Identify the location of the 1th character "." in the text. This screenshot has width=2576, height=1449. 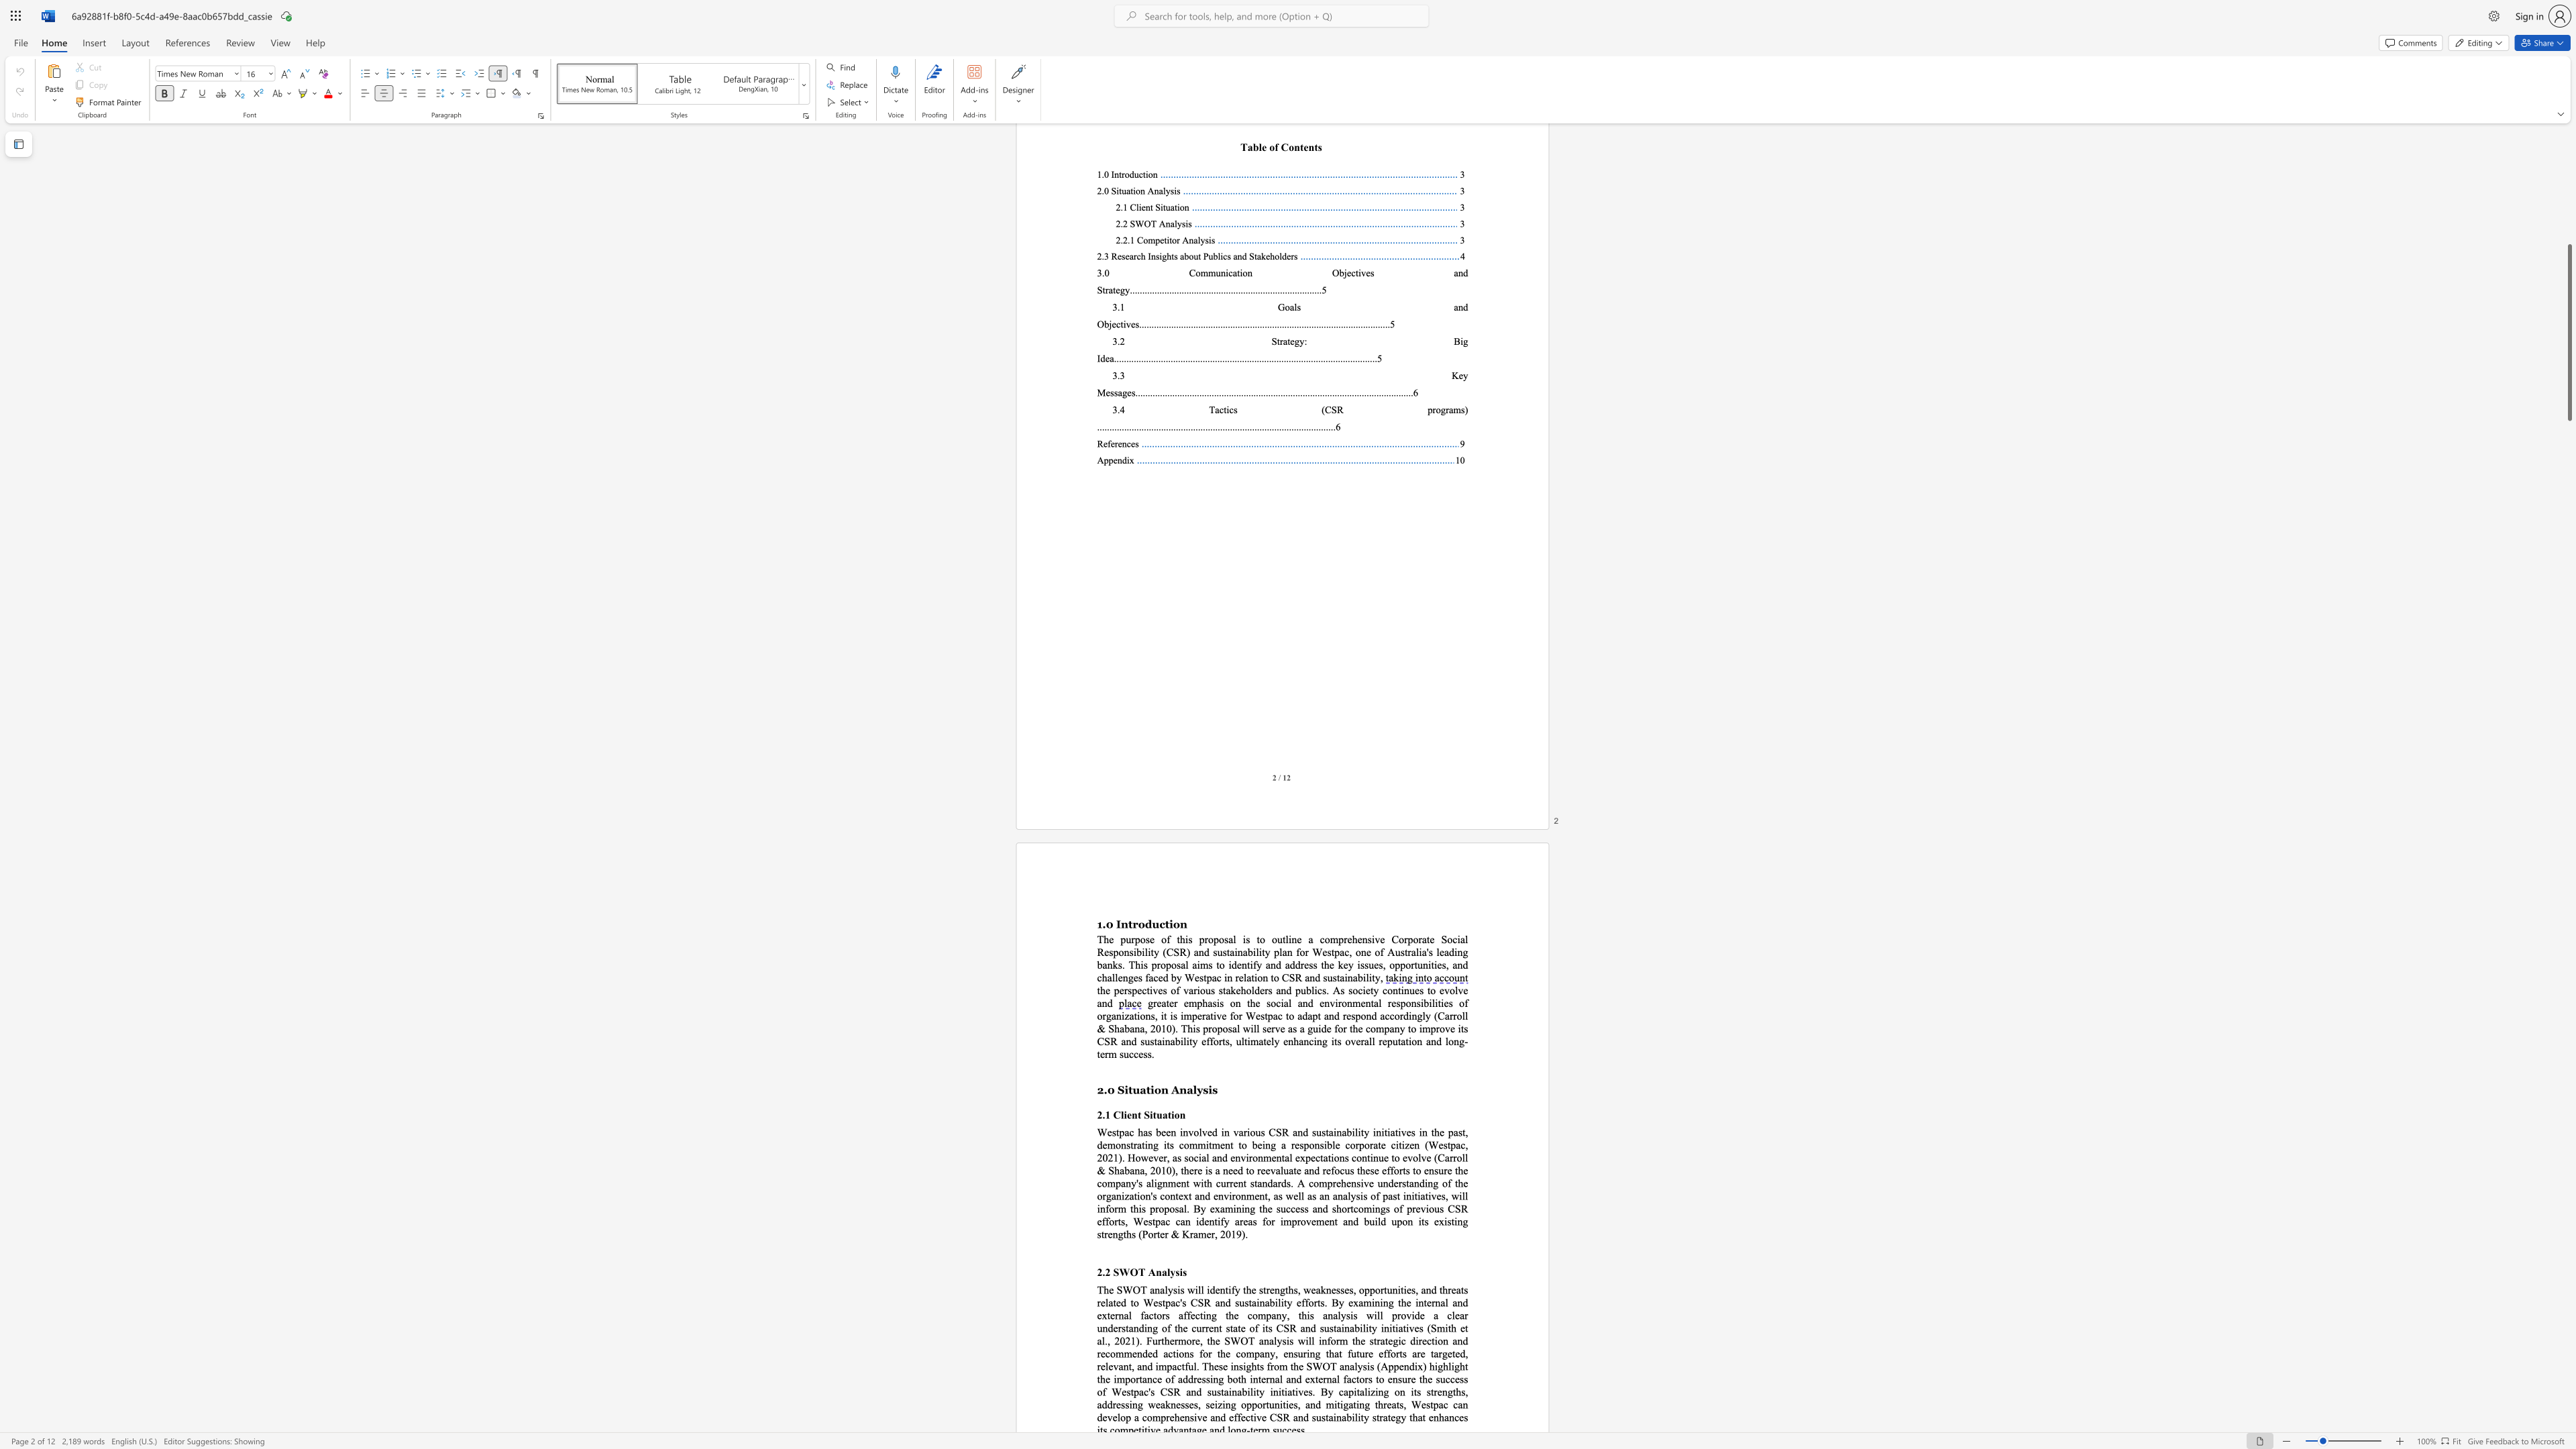
(1103, 923).